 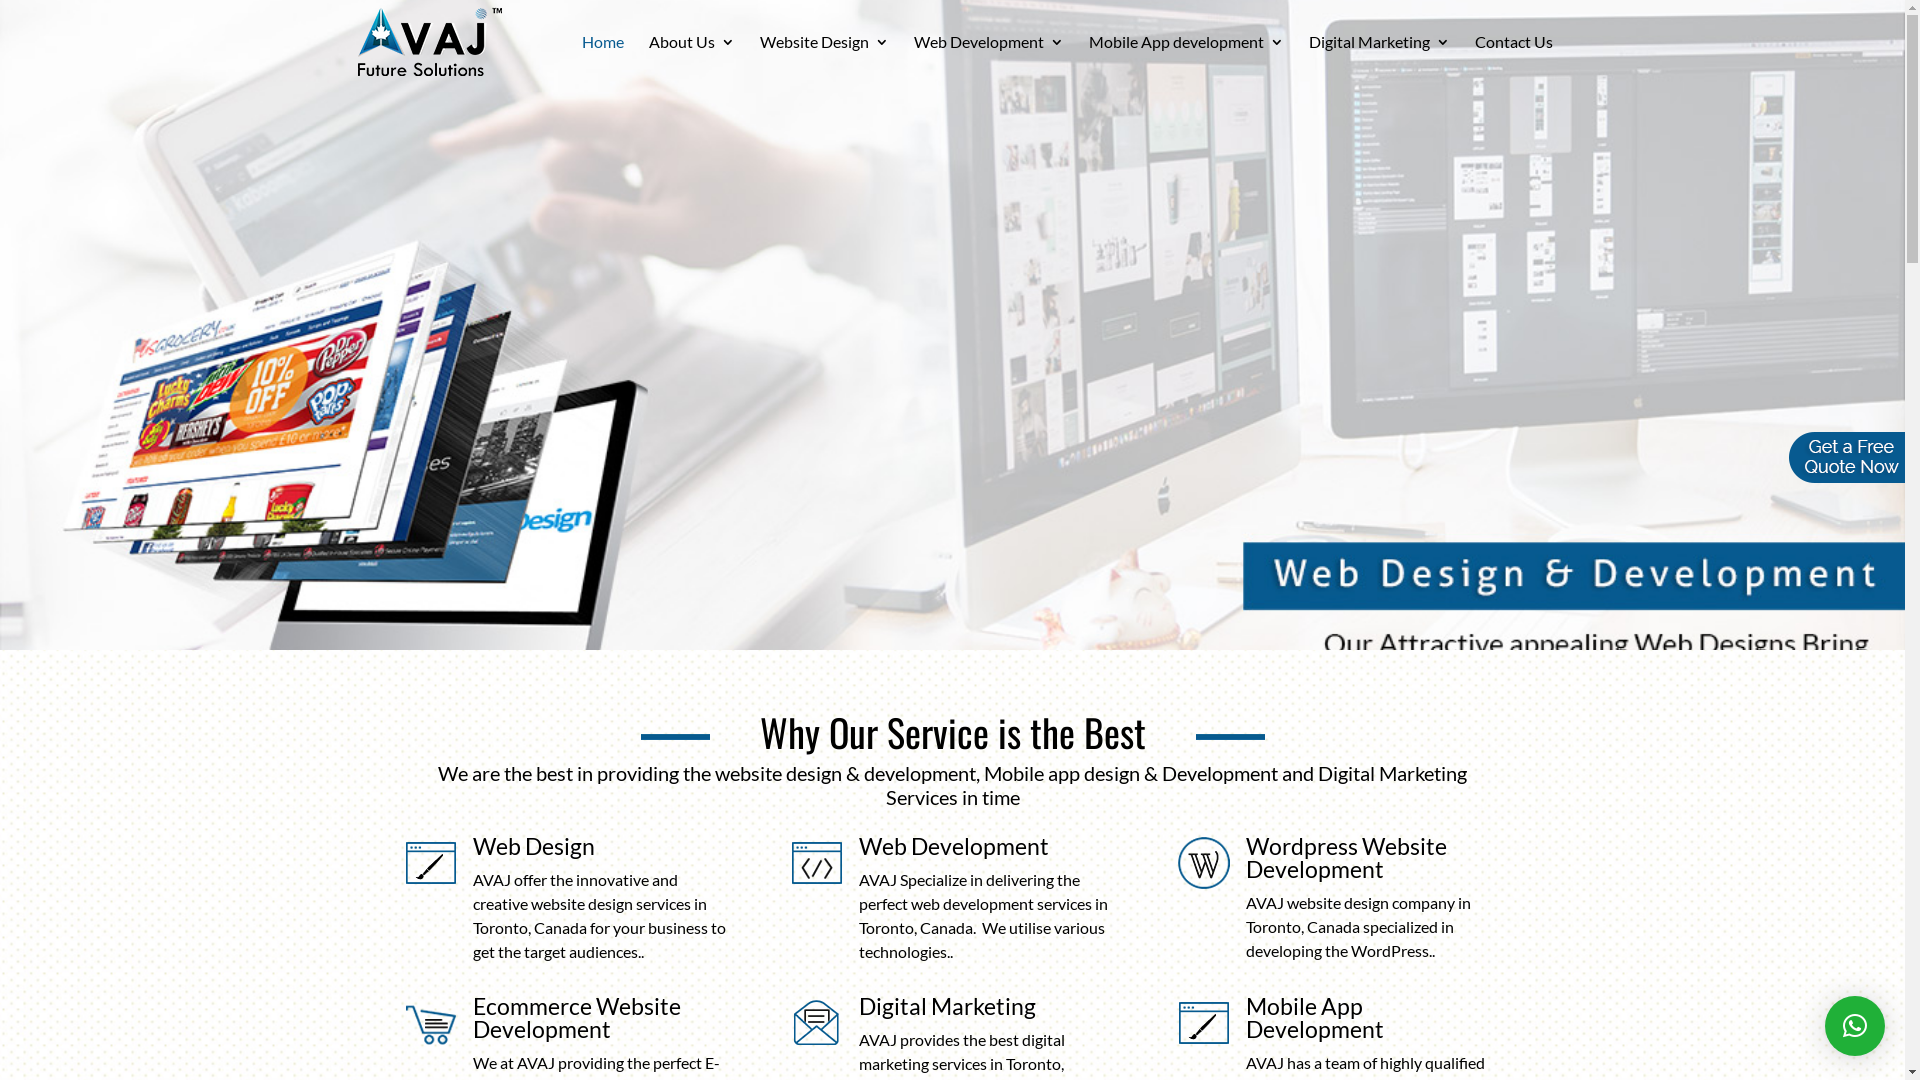 I want to click on 'Web Development', so click(x=953, y=845).